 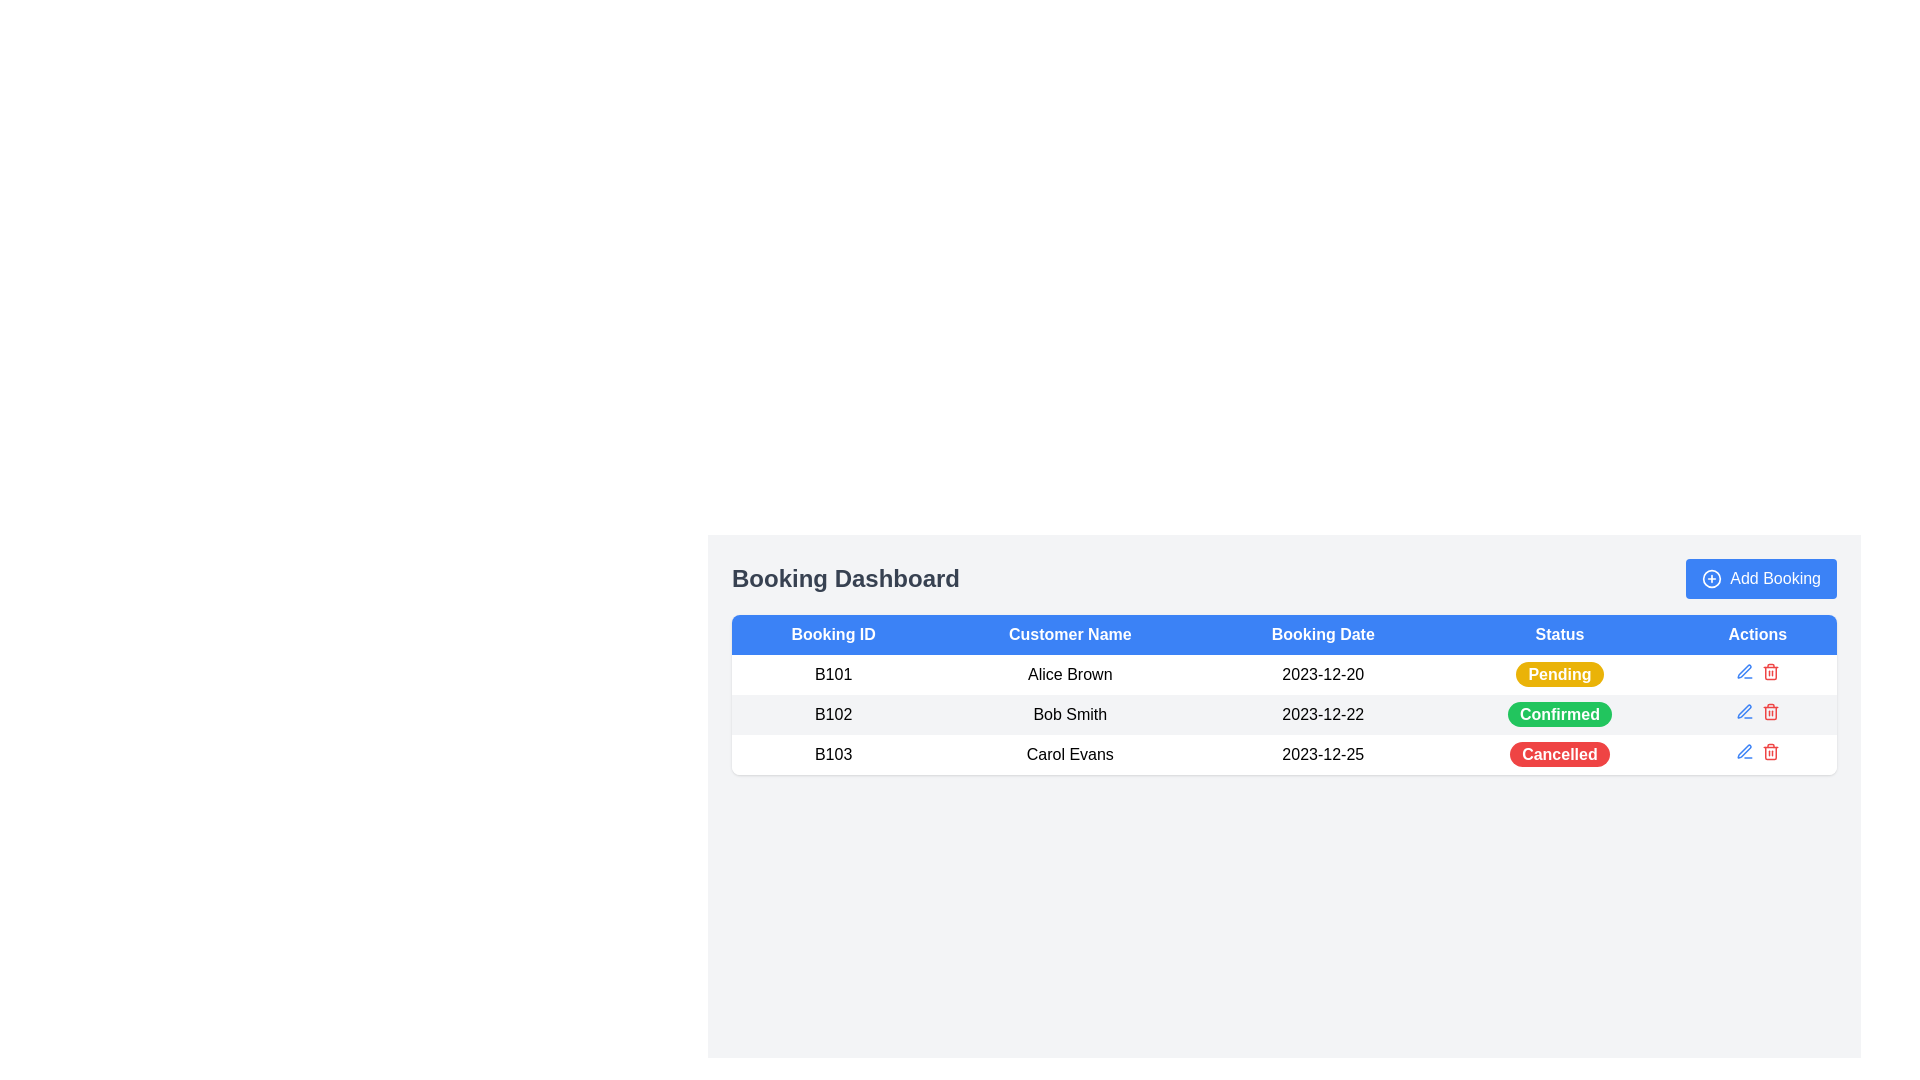 What do you see at coordinates (1770, 711) in the screenshot?
I see `the delete icon for the booking entry of 'Bob Smith' with 'Confirmed' status to observe the hover effect` at bounding box center [1770, 711].